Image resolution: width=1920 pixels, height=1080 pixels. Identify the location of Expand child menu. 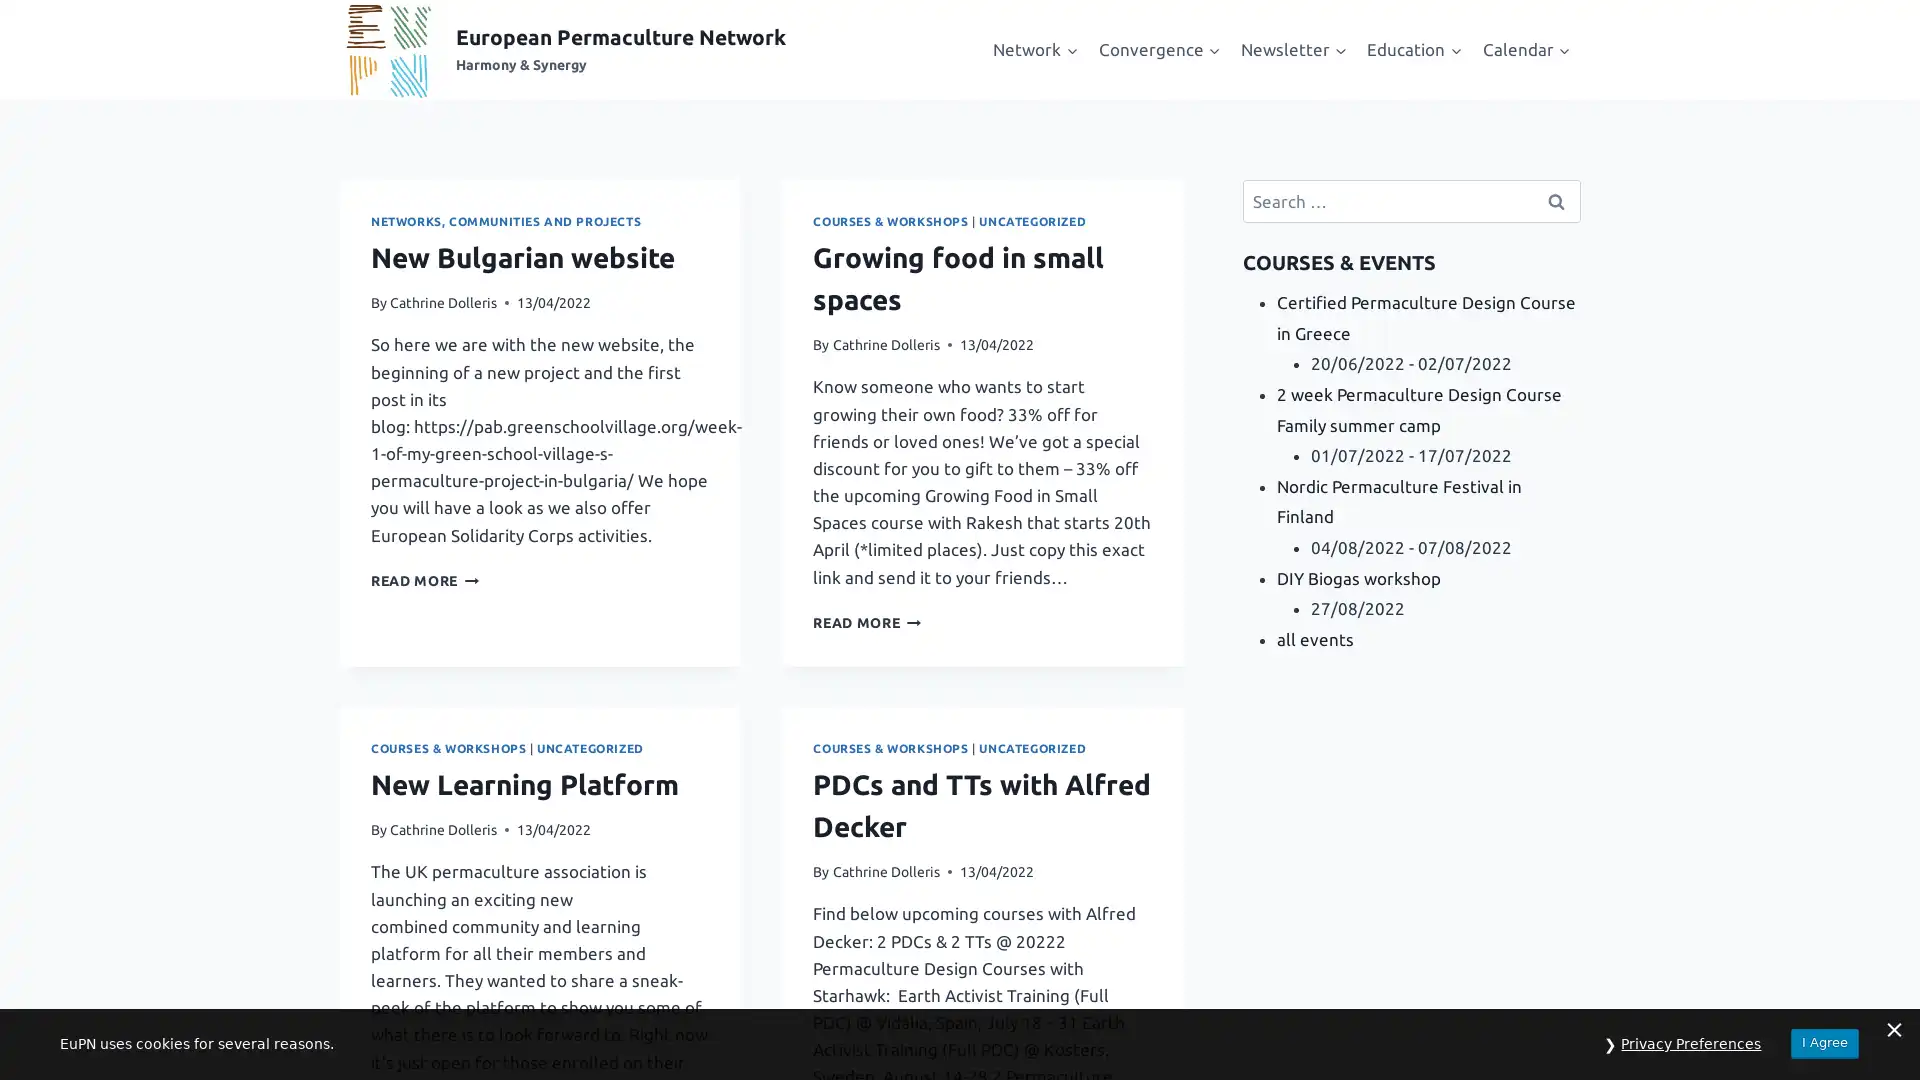
(1525, 48).